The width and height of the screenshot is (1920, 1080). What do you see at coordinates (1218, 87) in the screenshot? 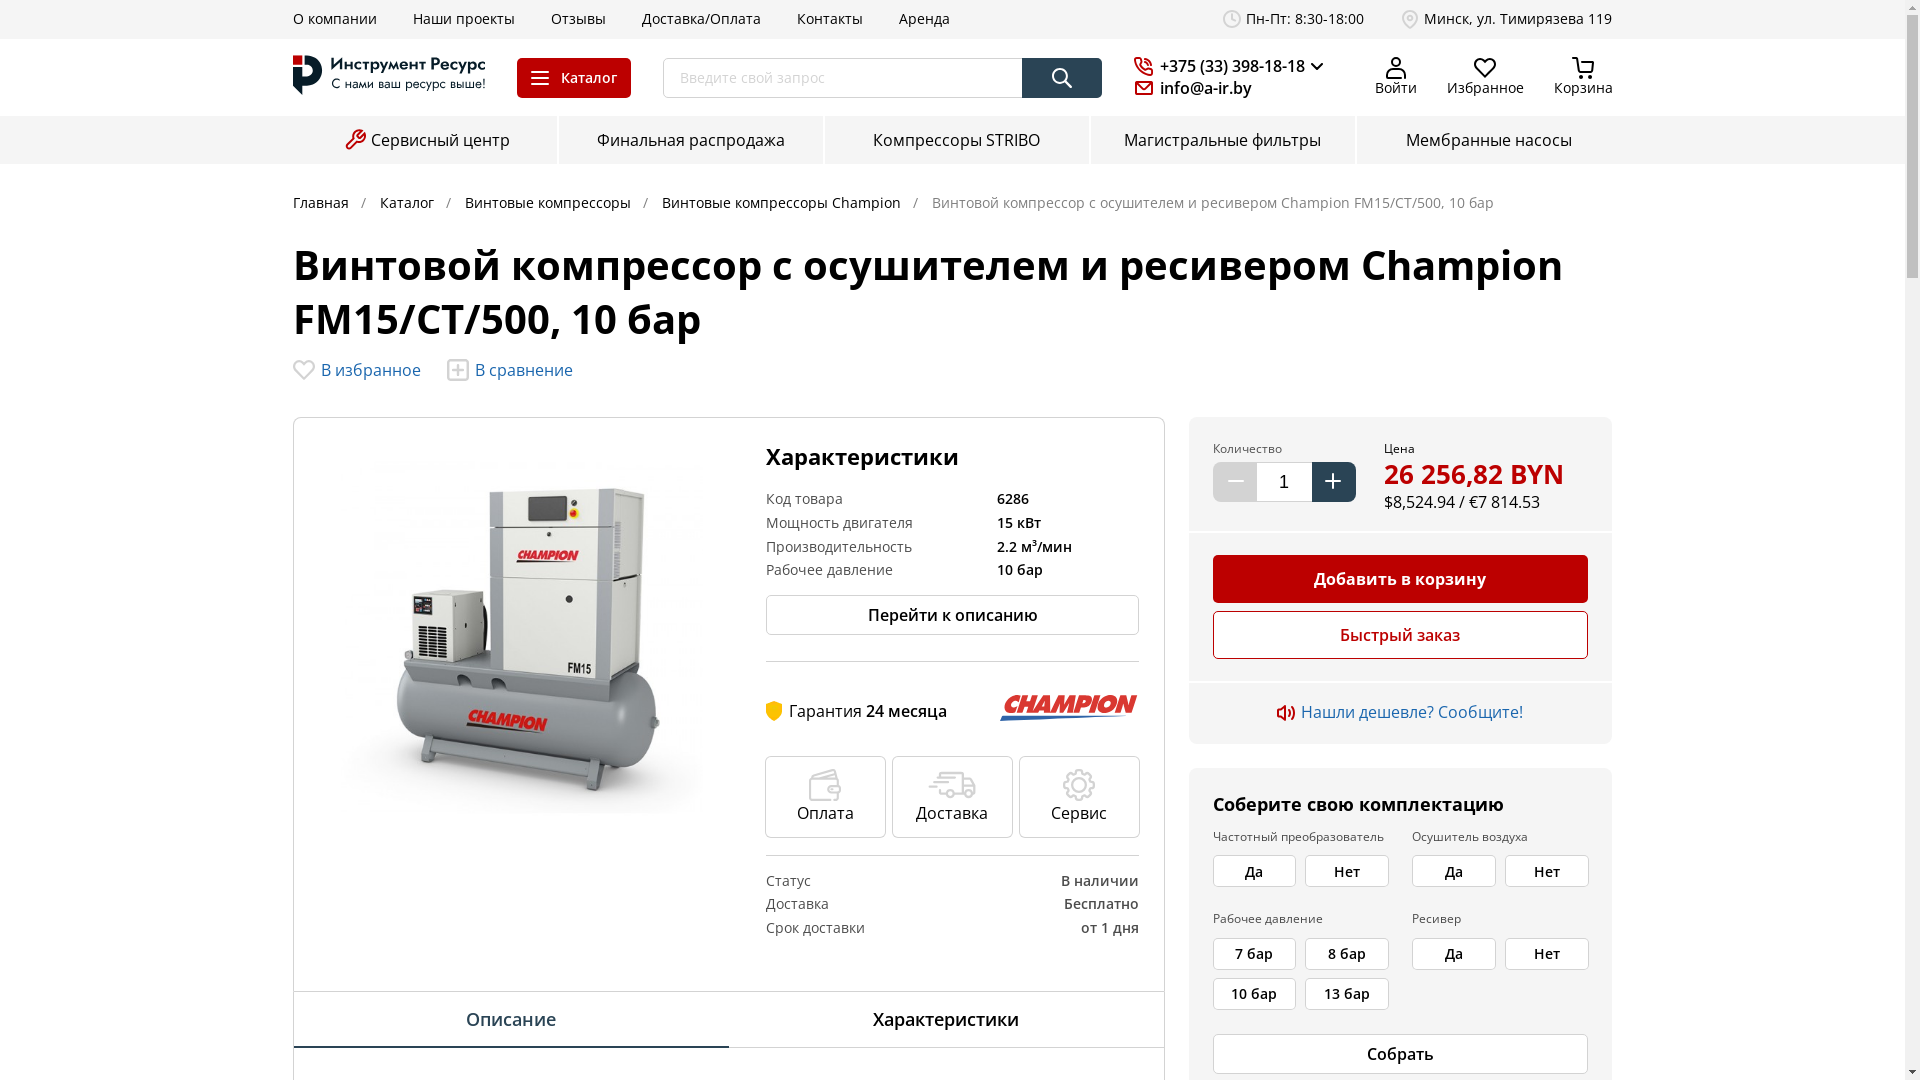
I see `'info@a-ir.by'` at bounding box center [1218, 87].